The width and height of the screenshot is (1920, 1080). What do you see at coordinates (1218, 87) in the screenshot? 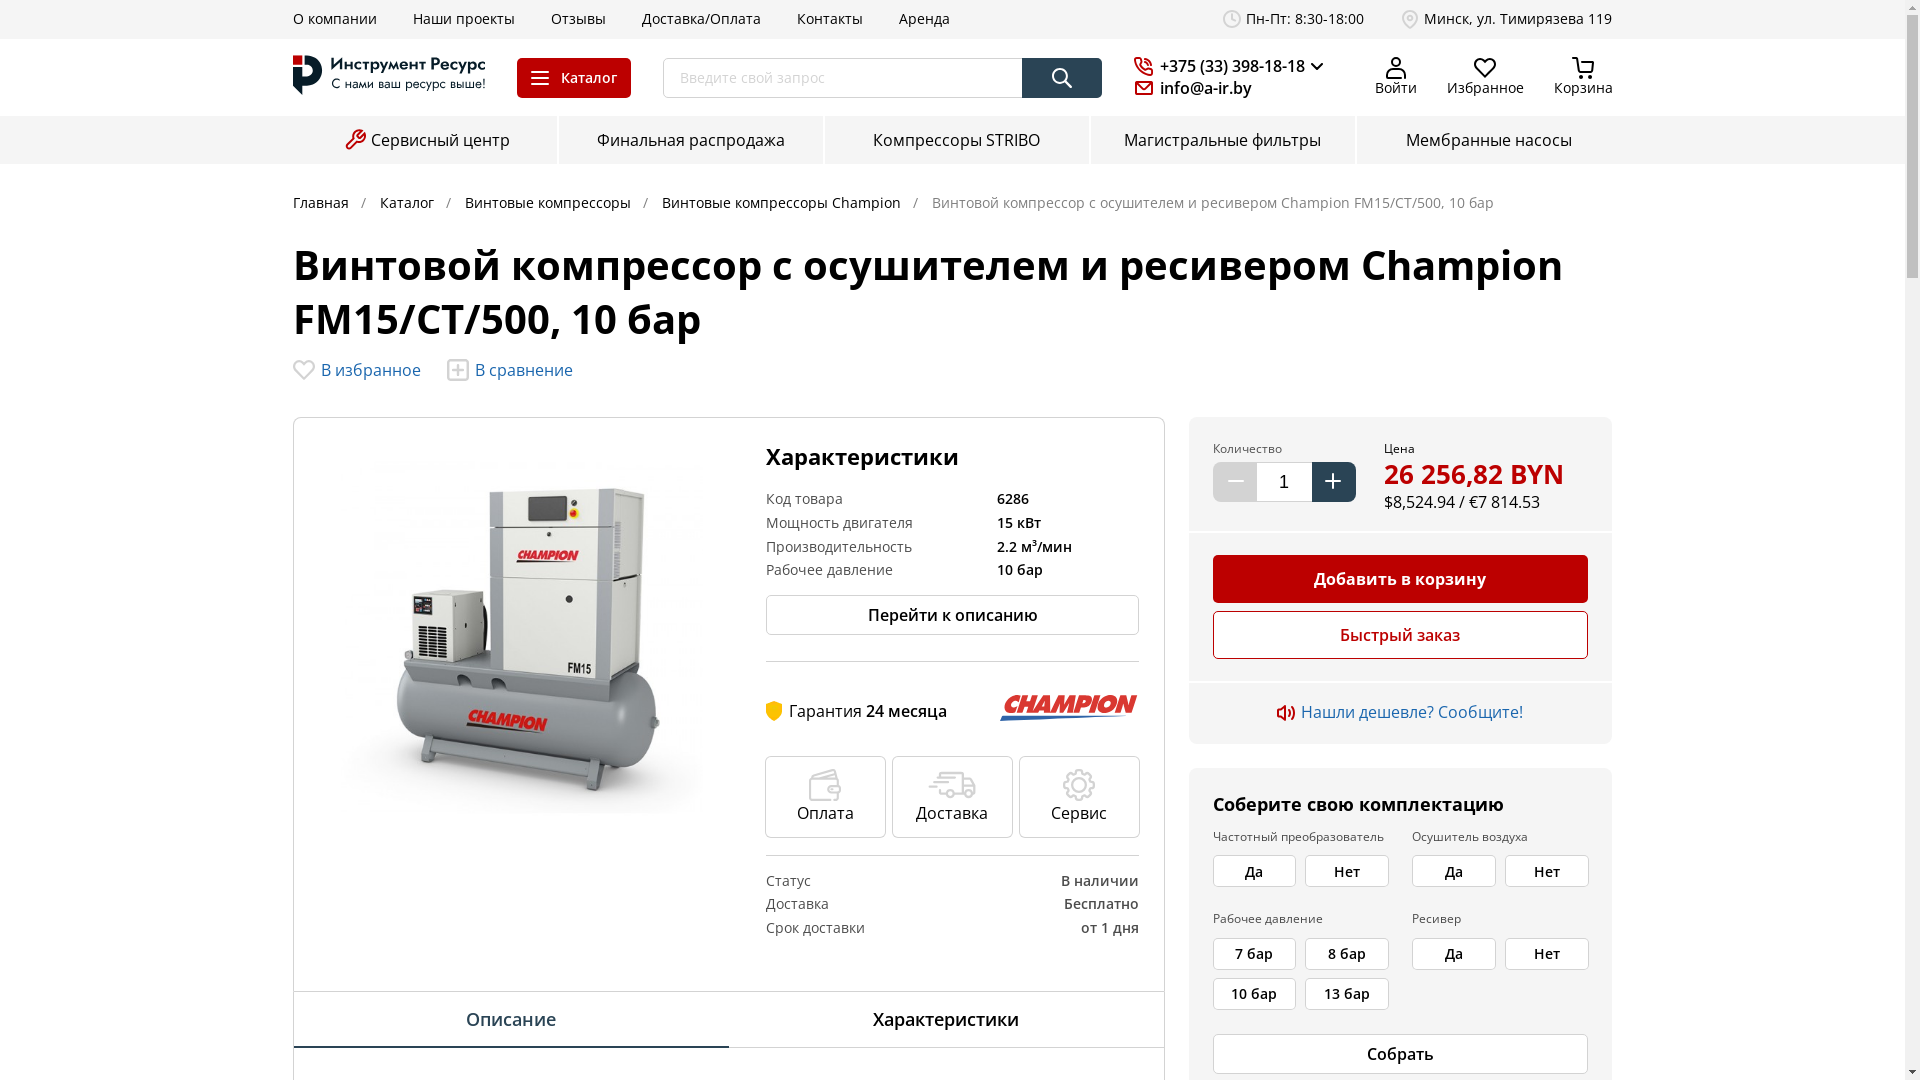
I see `'info@a-ir.by'` at bounding box center [1218, 87].